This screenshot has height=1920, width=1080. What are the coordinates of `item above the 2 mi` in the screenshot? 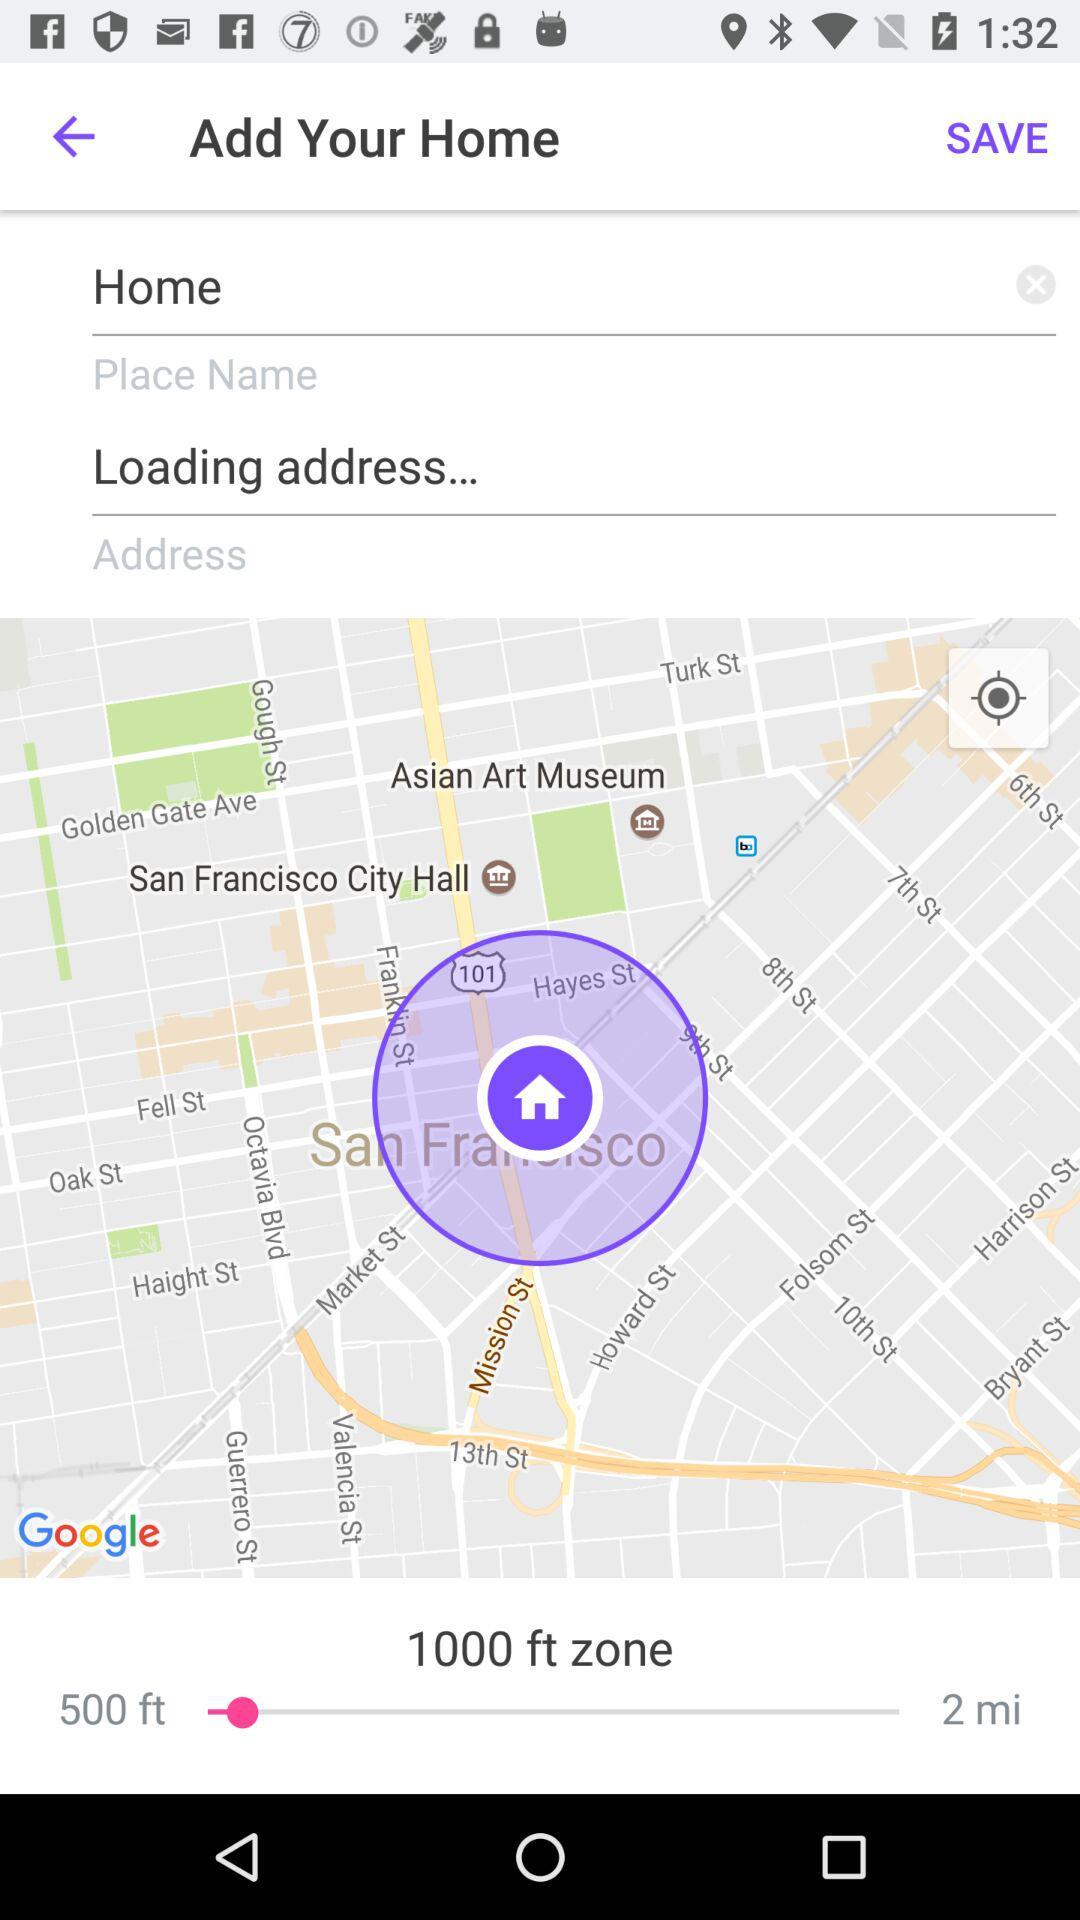 It's located at (998, 699).